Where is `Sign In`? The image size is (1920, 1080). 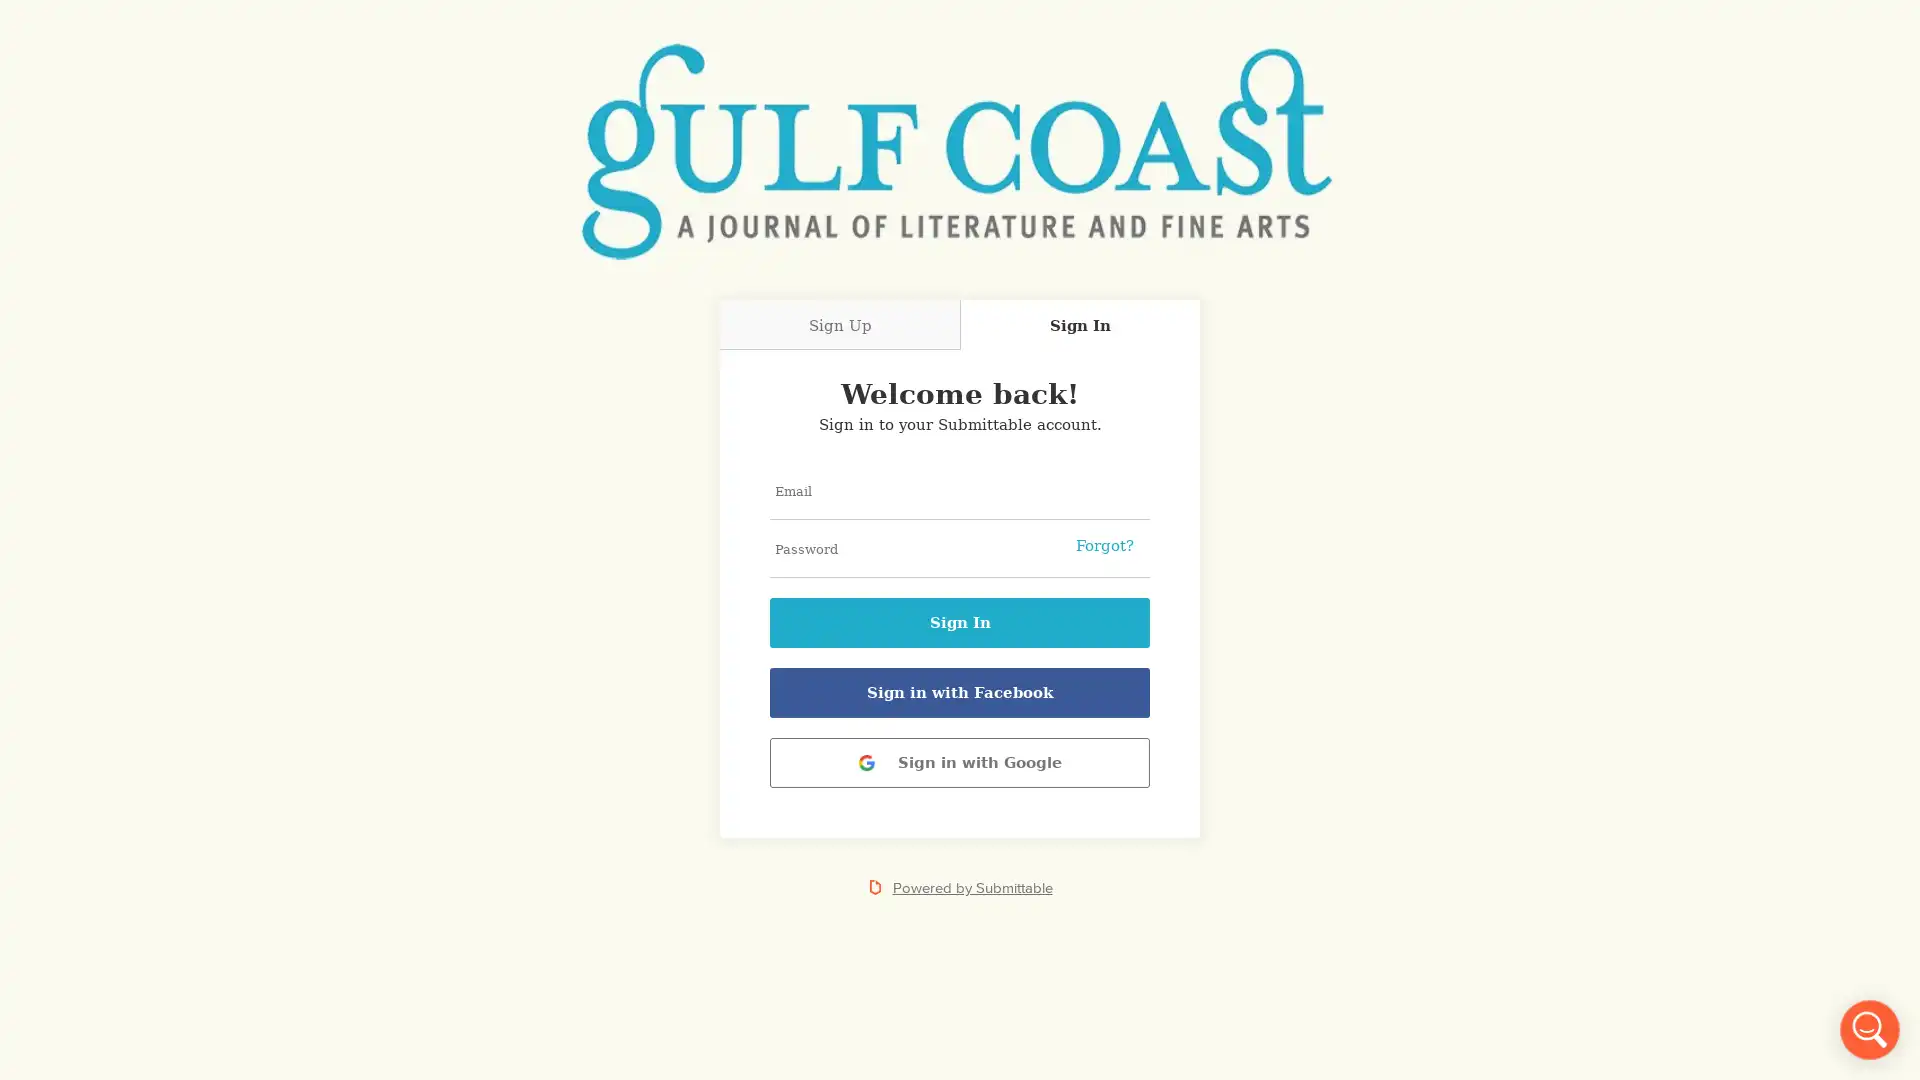
Sign In is located at coordinates (960, 622).